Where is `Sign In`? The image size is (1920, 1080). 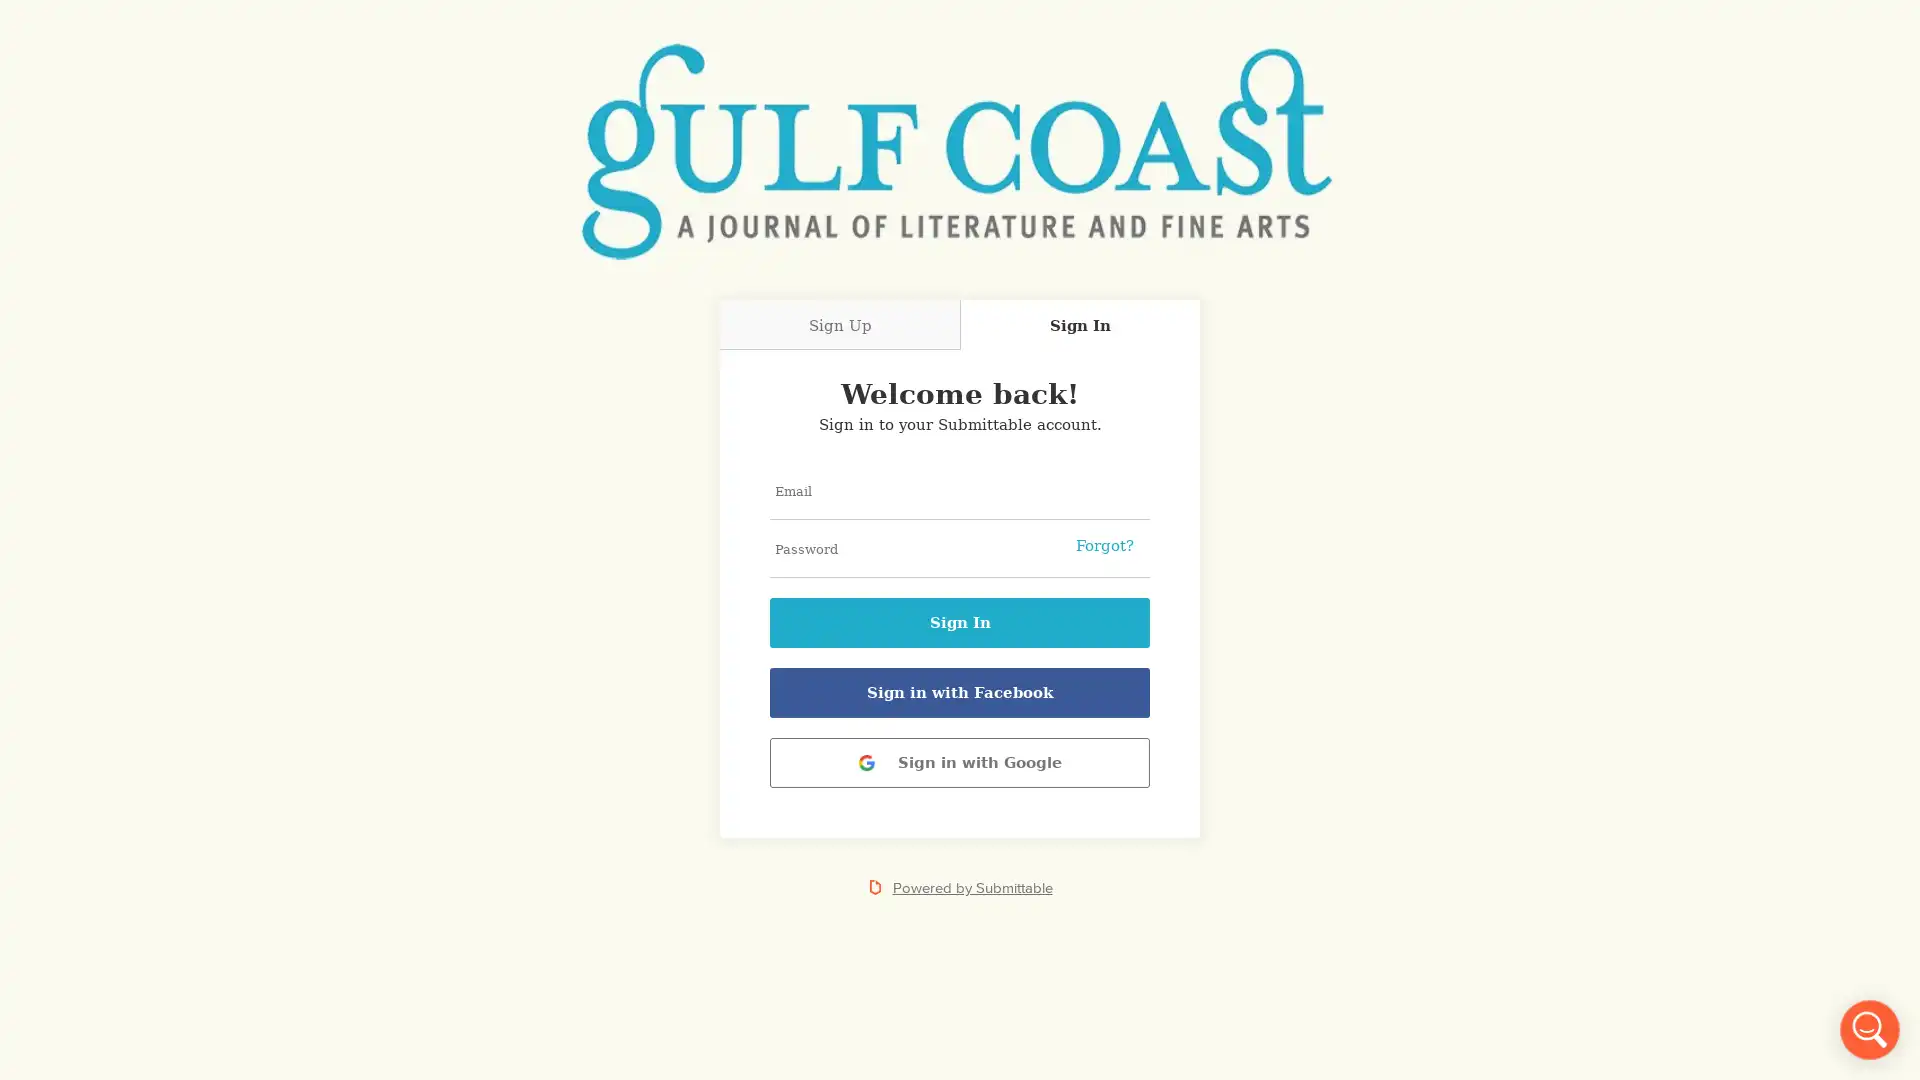
Sign In is located at coordinates (960, 622).